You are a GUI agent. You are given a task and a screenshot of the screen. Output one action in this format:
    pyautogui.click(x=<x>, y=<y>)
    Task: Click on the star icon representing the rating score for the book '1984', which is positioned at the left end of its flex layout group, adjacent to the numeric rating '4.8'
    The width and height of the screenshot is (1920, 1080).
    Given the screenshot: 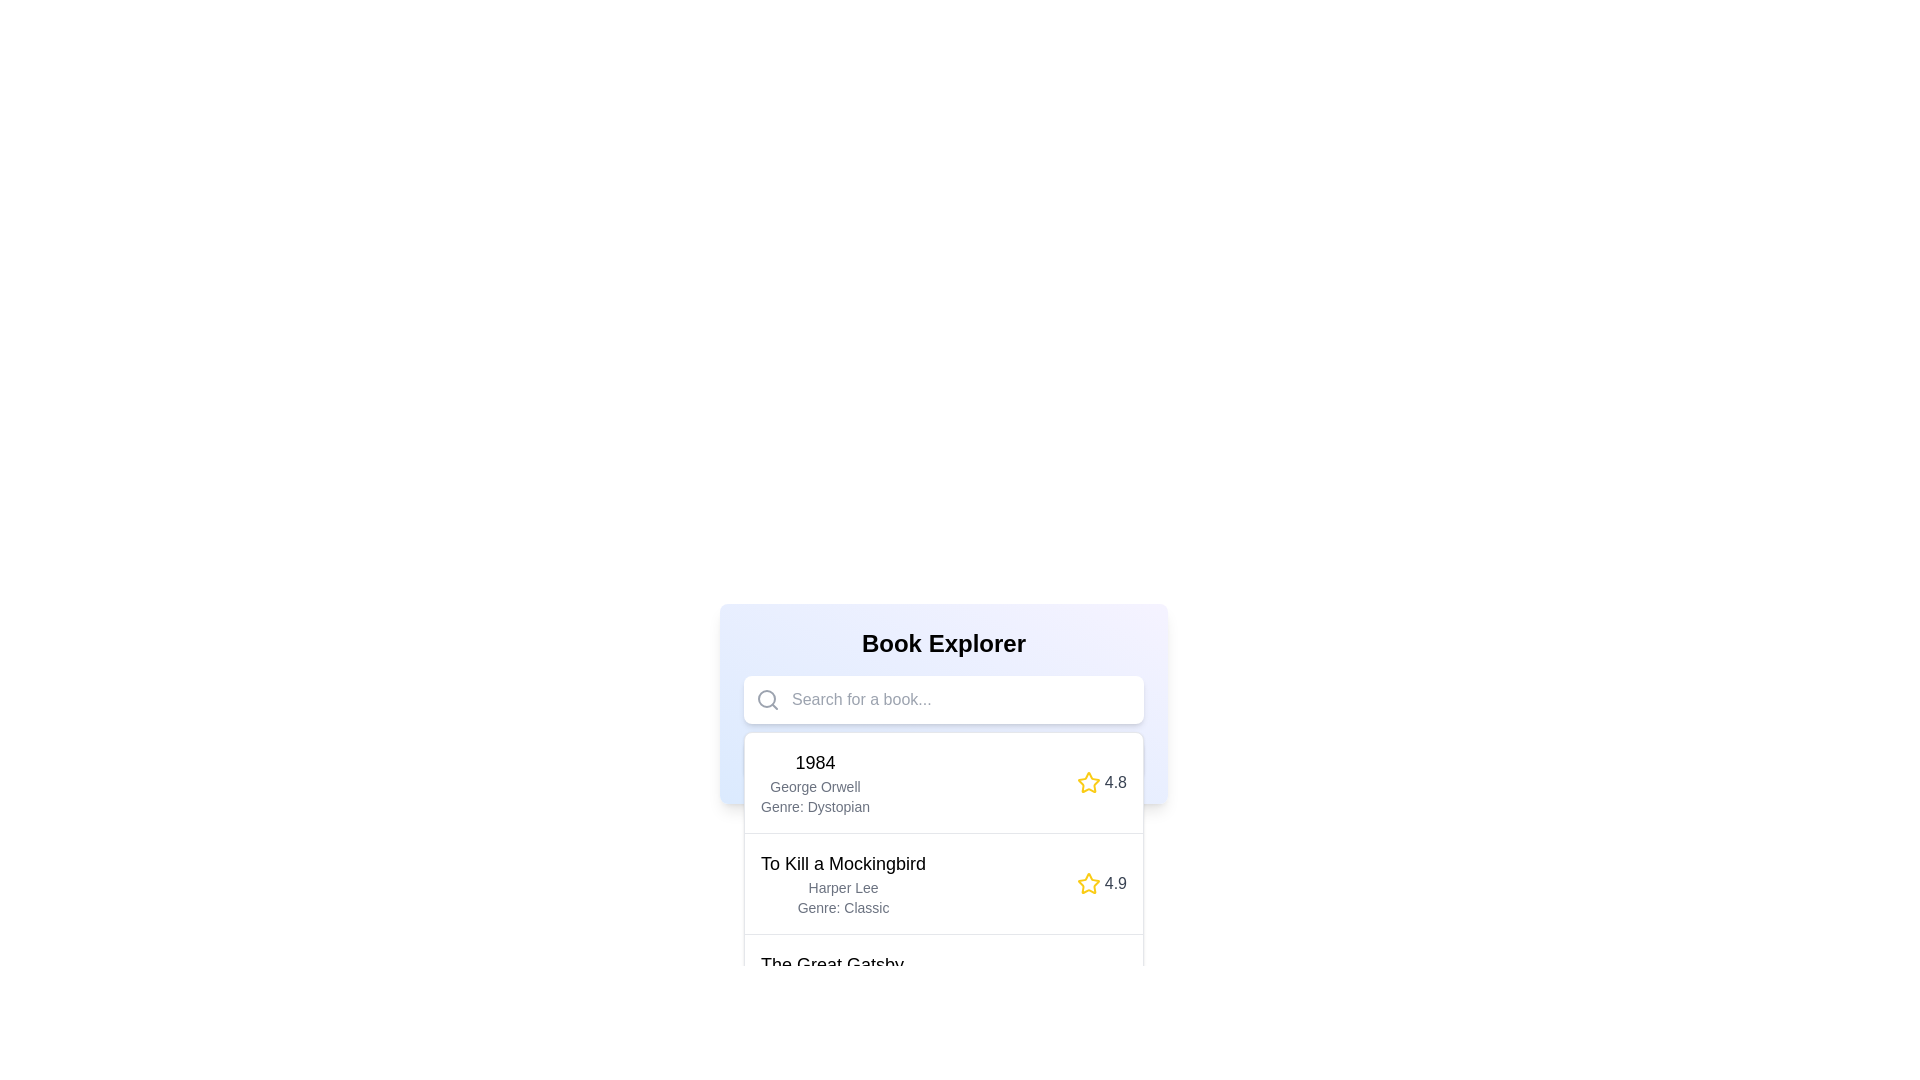 What is the action you would take?
    pyautogui.click(x=1087, y=782)
    